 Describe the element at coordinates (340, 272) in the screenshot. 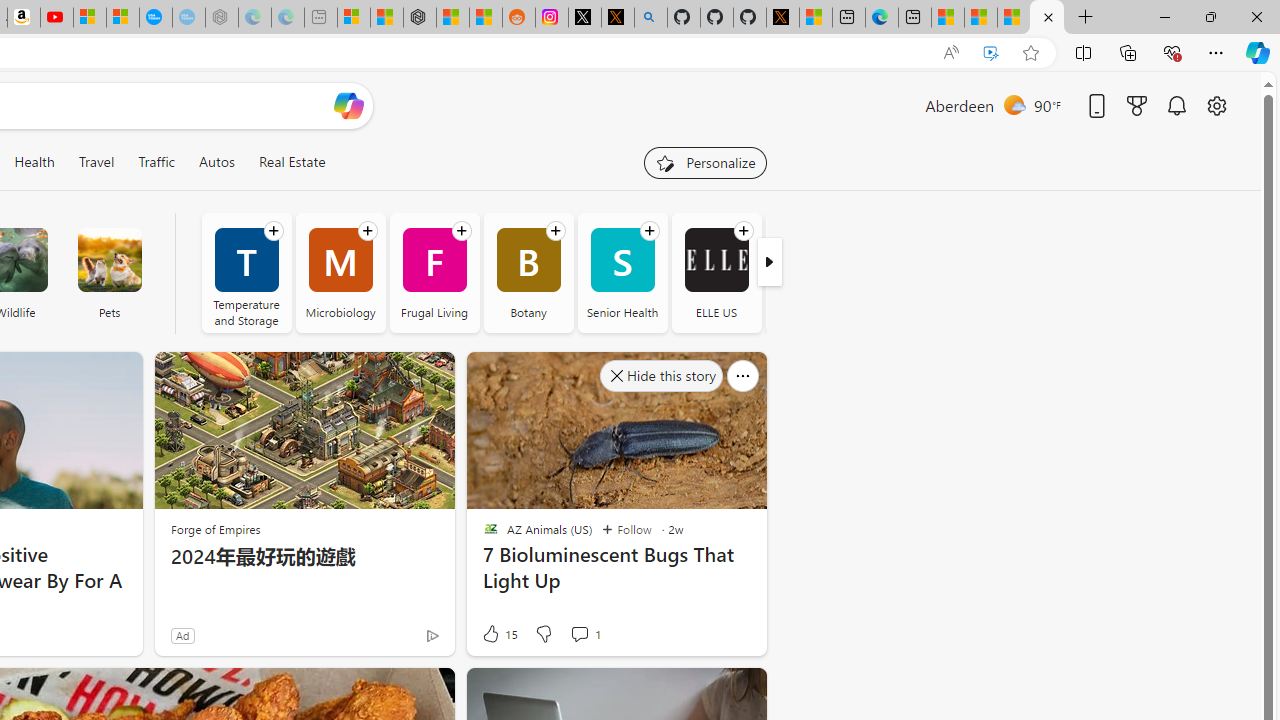

I see `'Microbiology'` at that location.